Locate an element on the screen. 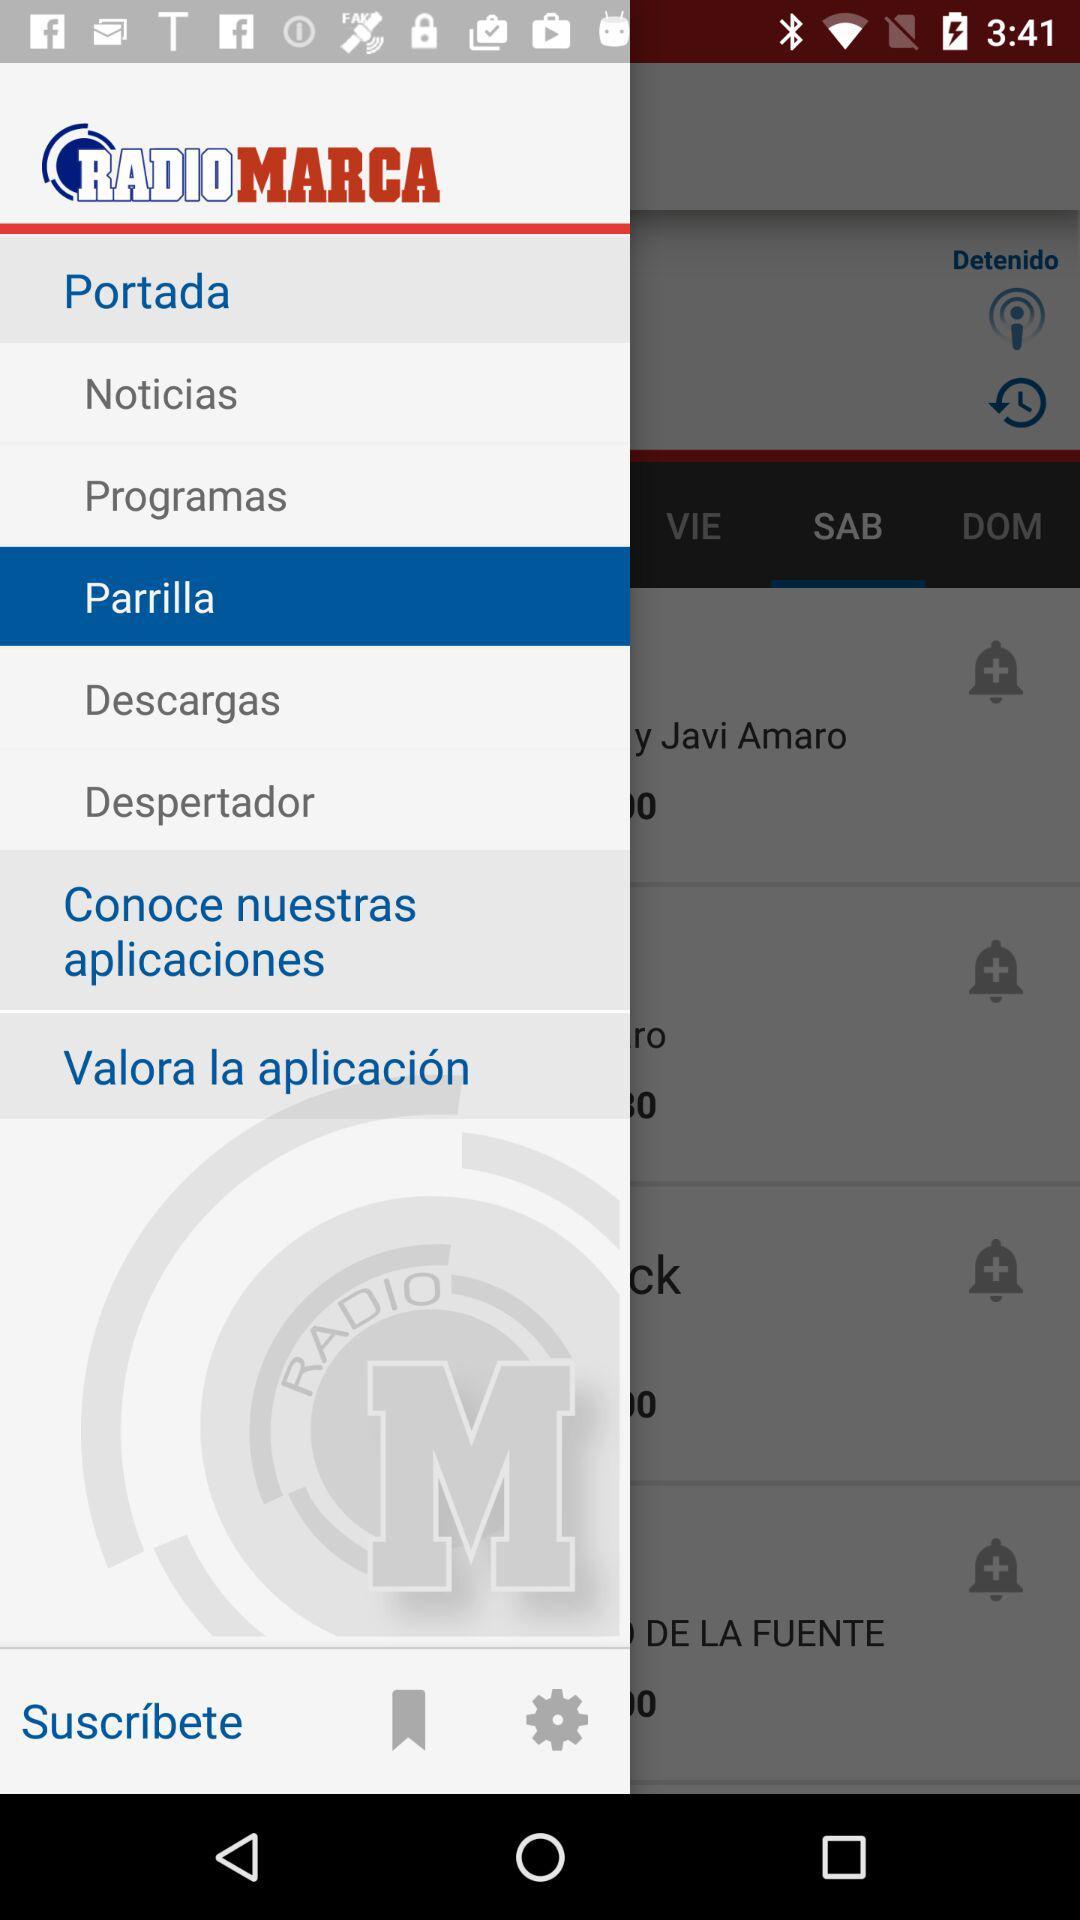  the history icon is located at coordinates (1017, 401).